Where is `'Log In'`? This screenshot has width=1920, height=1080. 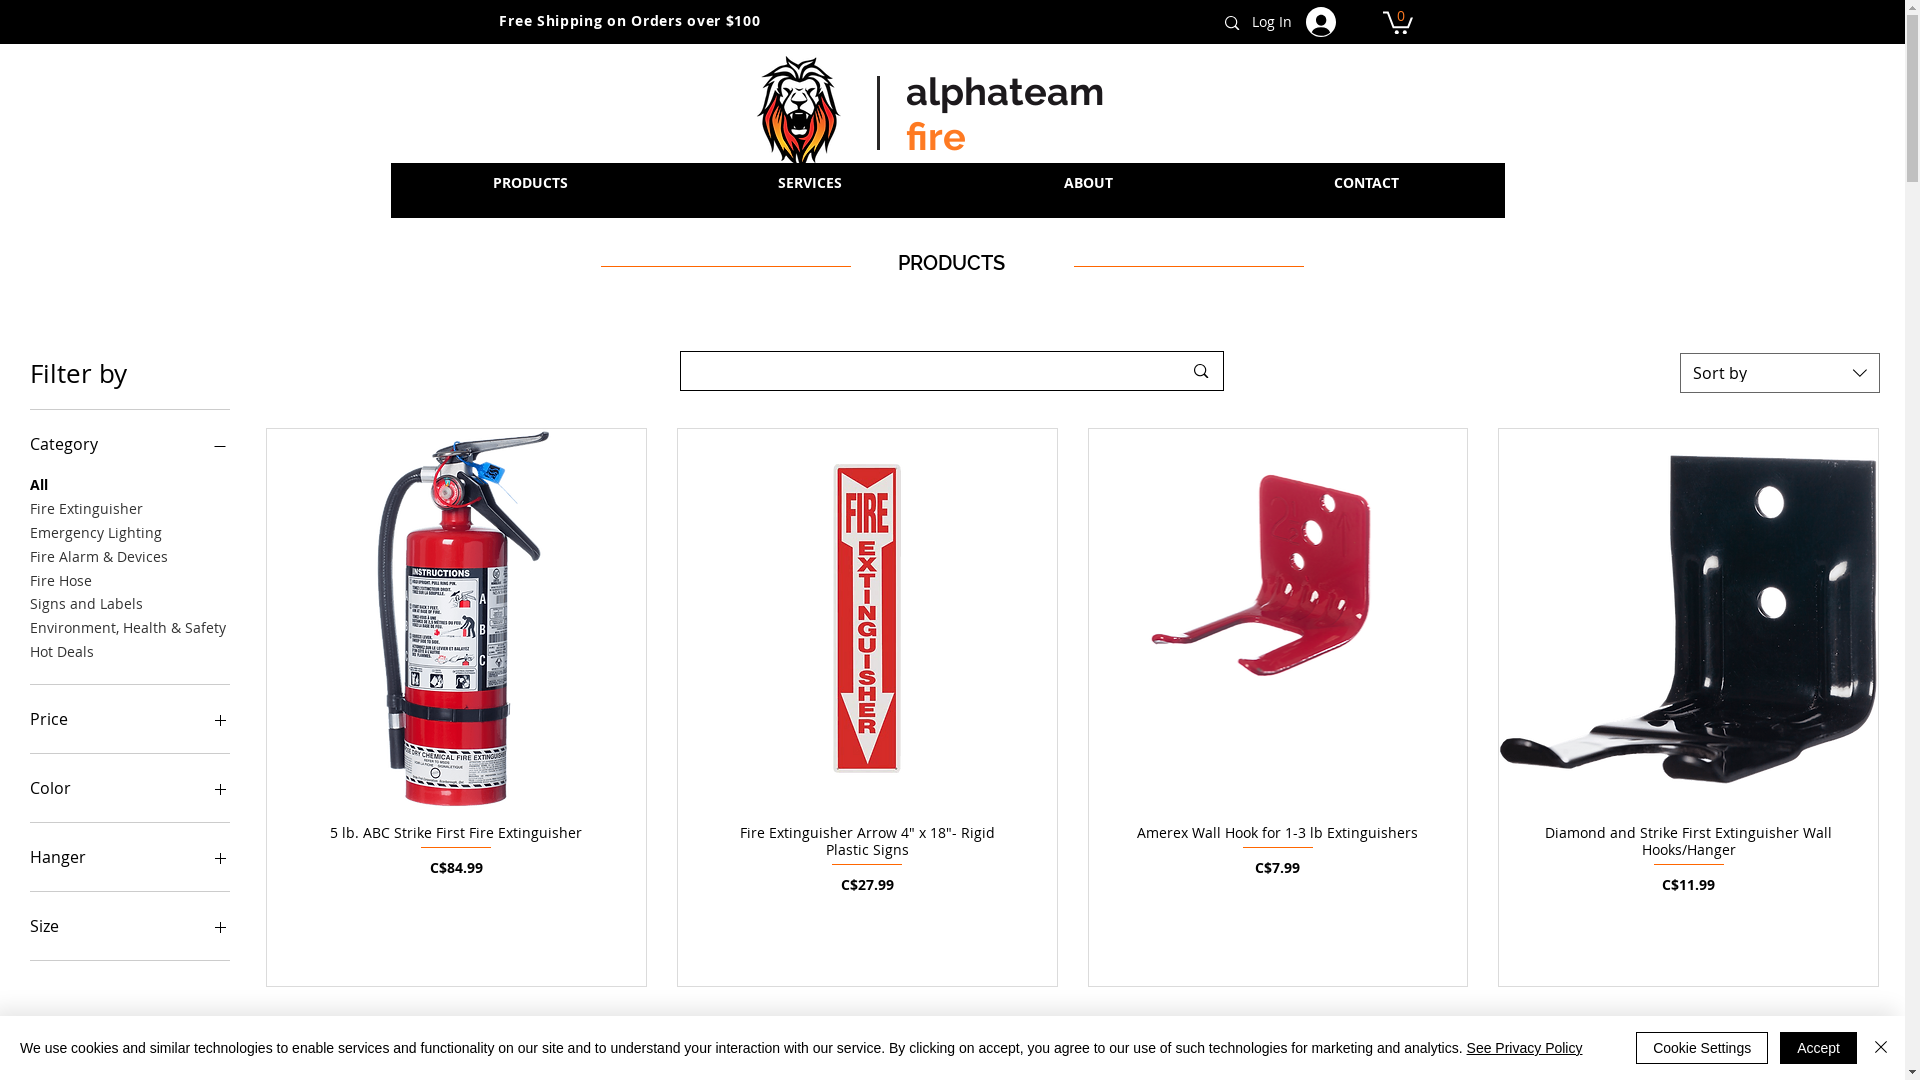 'Log In' is located at coordinates (1305, 20).